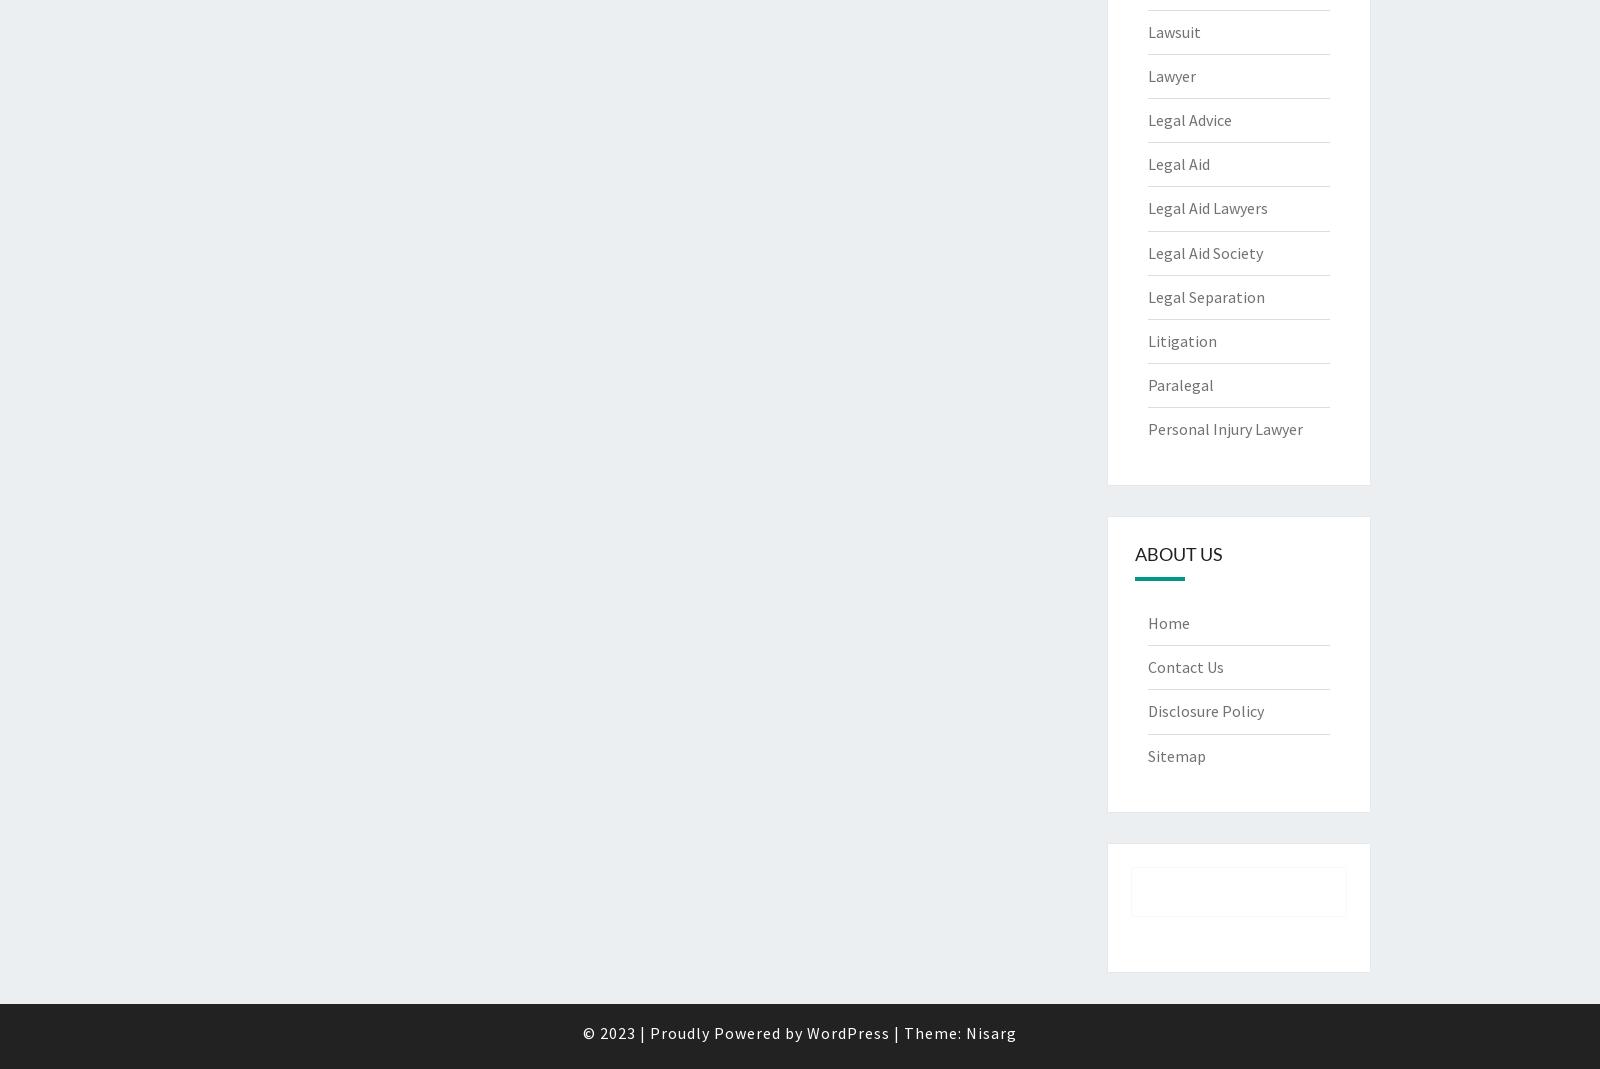 Image resolution: width=1600 pixels, height=1069 pixels. Describe the element at coordinates (965, 1032) in the screenshot. I see `'Nisarg'` at that location.